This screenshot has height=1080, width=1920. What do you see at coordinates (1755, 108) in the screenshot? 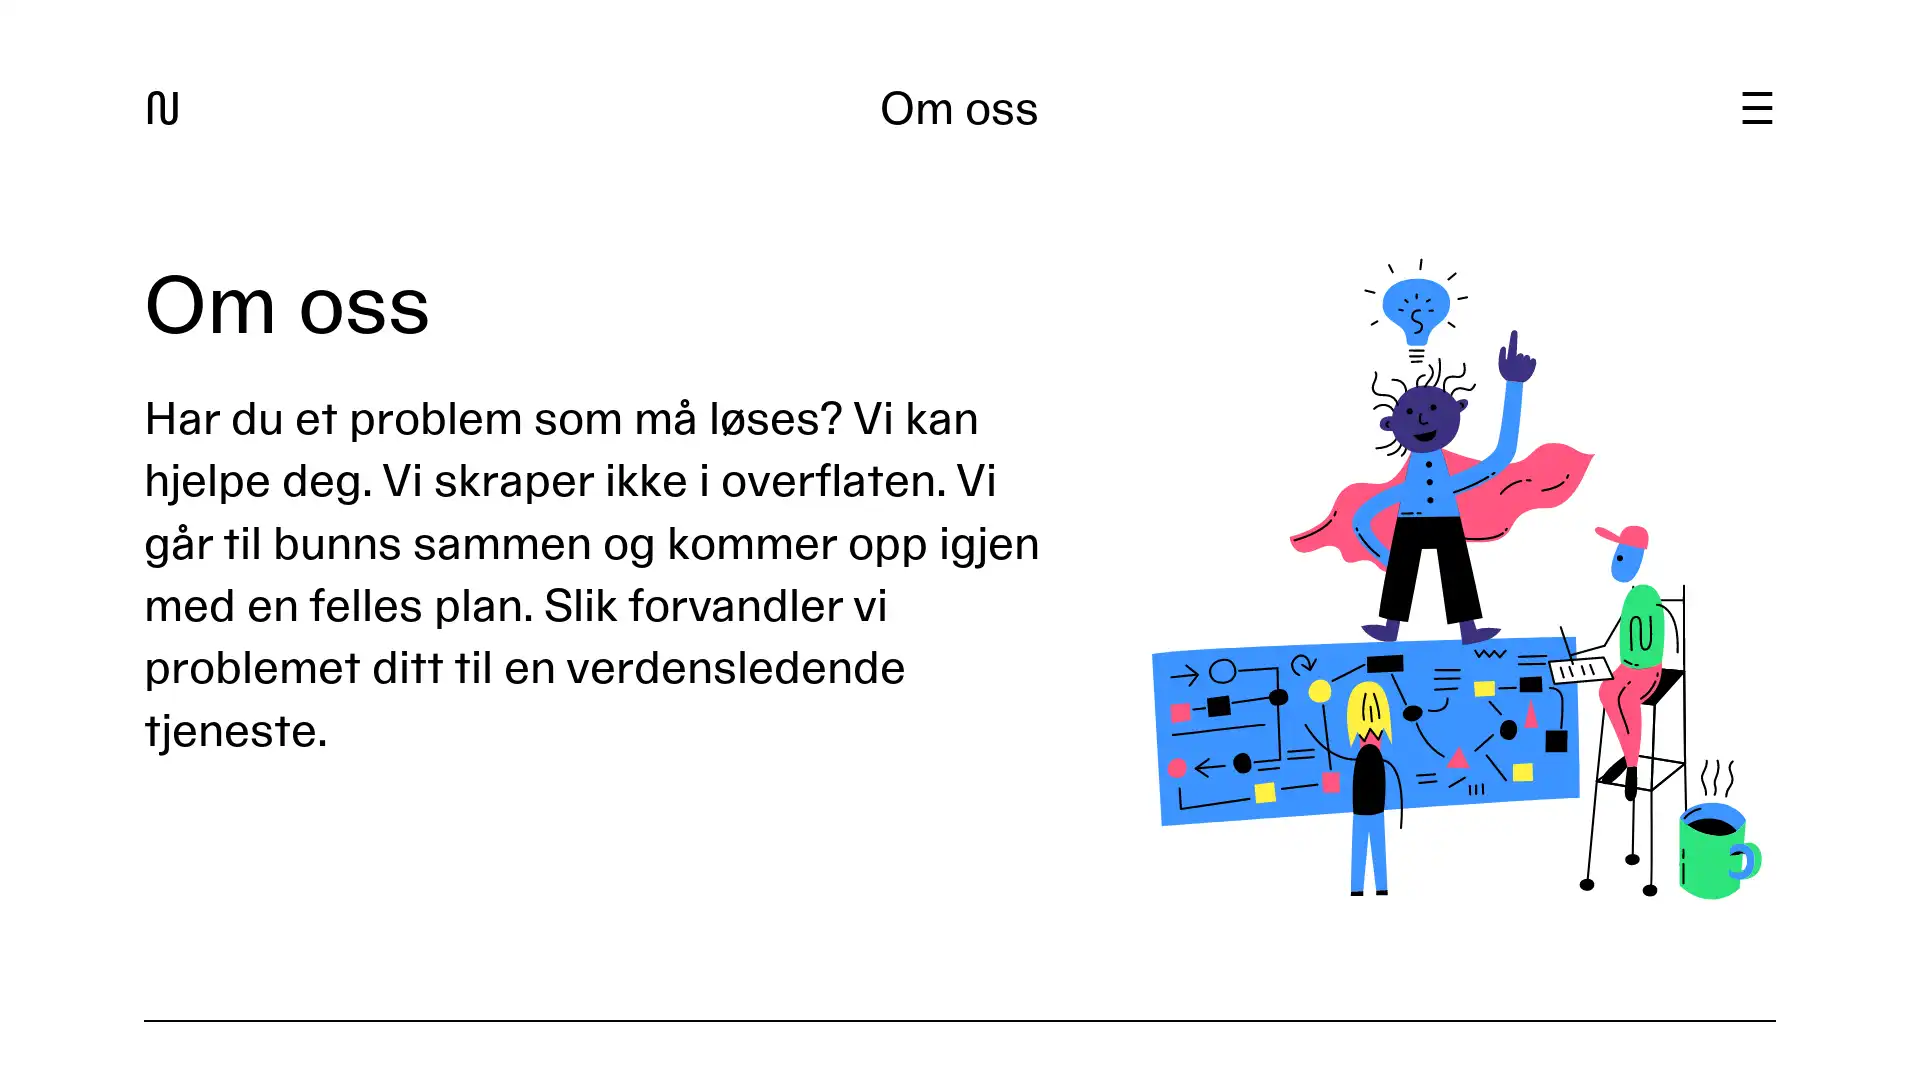
I see `Meny` at bounding box center [1755, 108].